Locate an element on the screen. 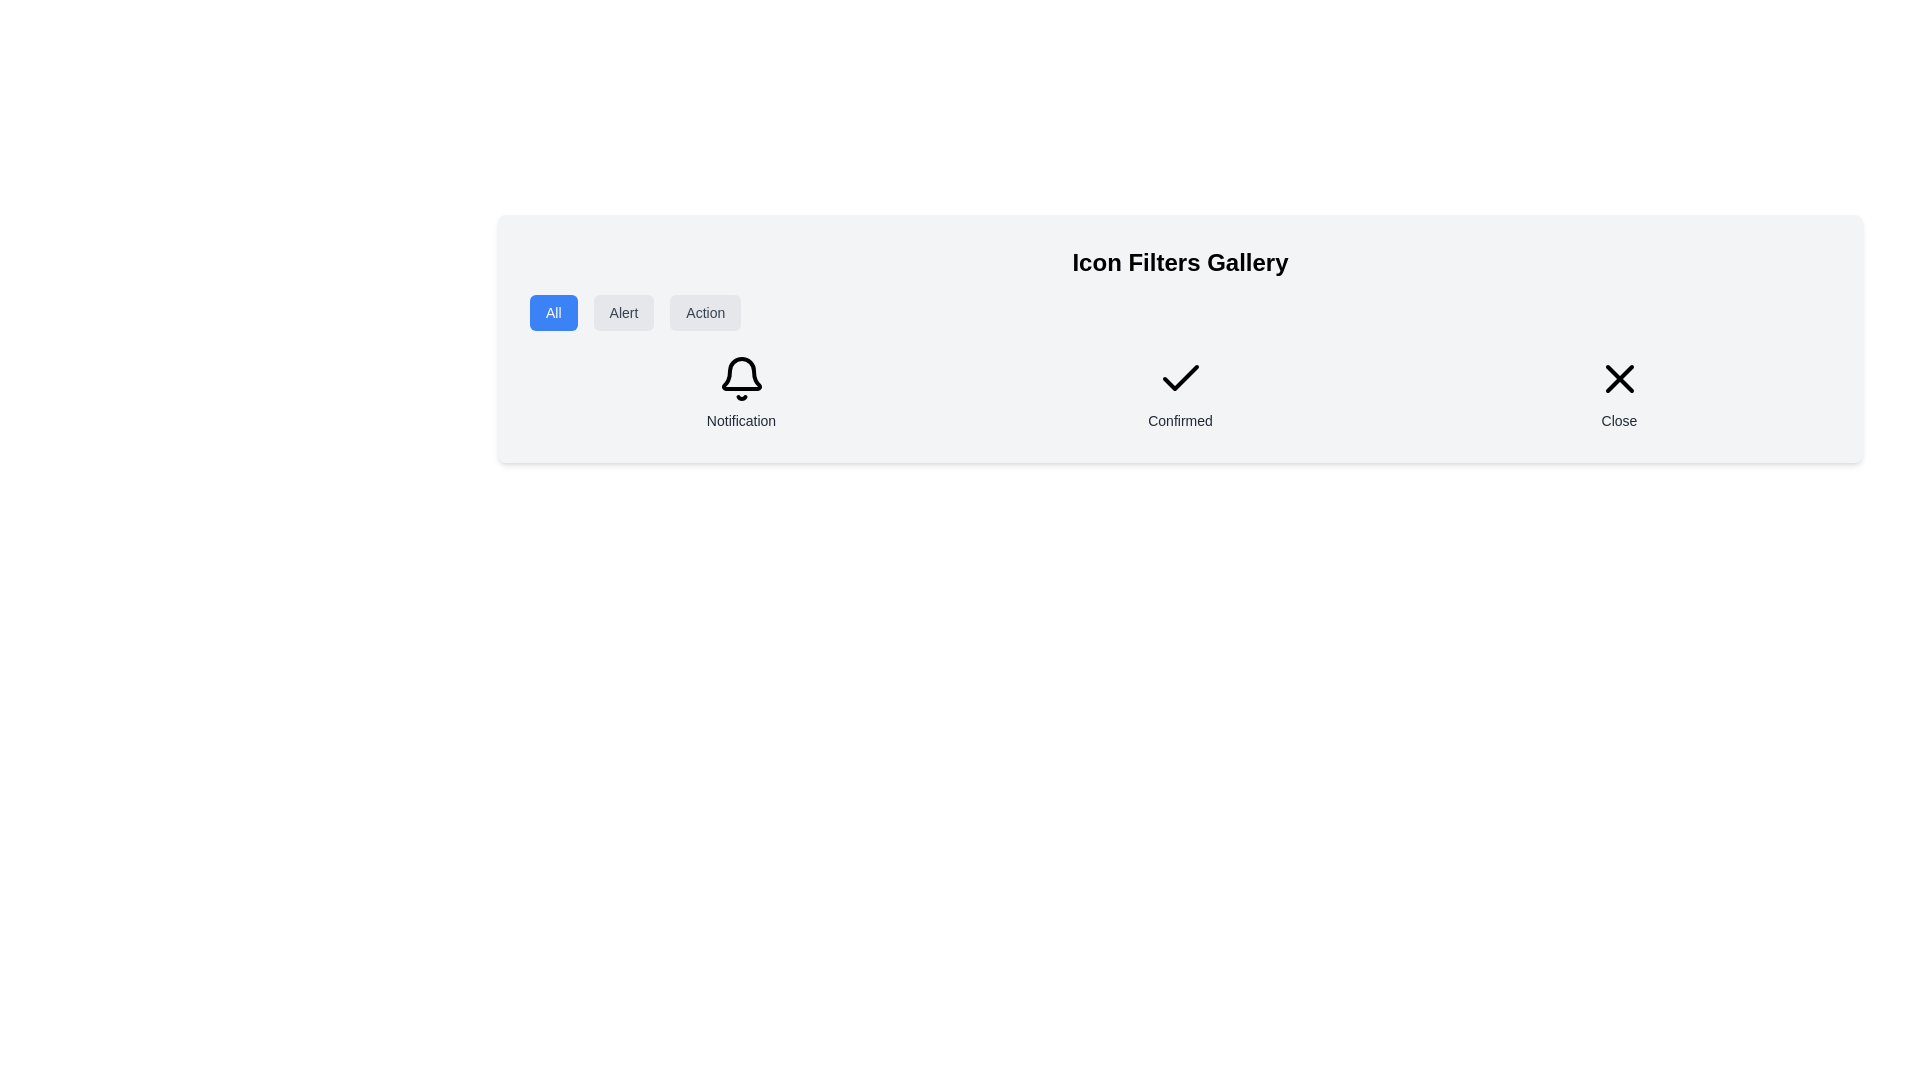  the 'Action' button, which is the third and rightmost button in a horizontal group of three buttons located in the upper left portion of the interface is located at coordinates (705, 312).